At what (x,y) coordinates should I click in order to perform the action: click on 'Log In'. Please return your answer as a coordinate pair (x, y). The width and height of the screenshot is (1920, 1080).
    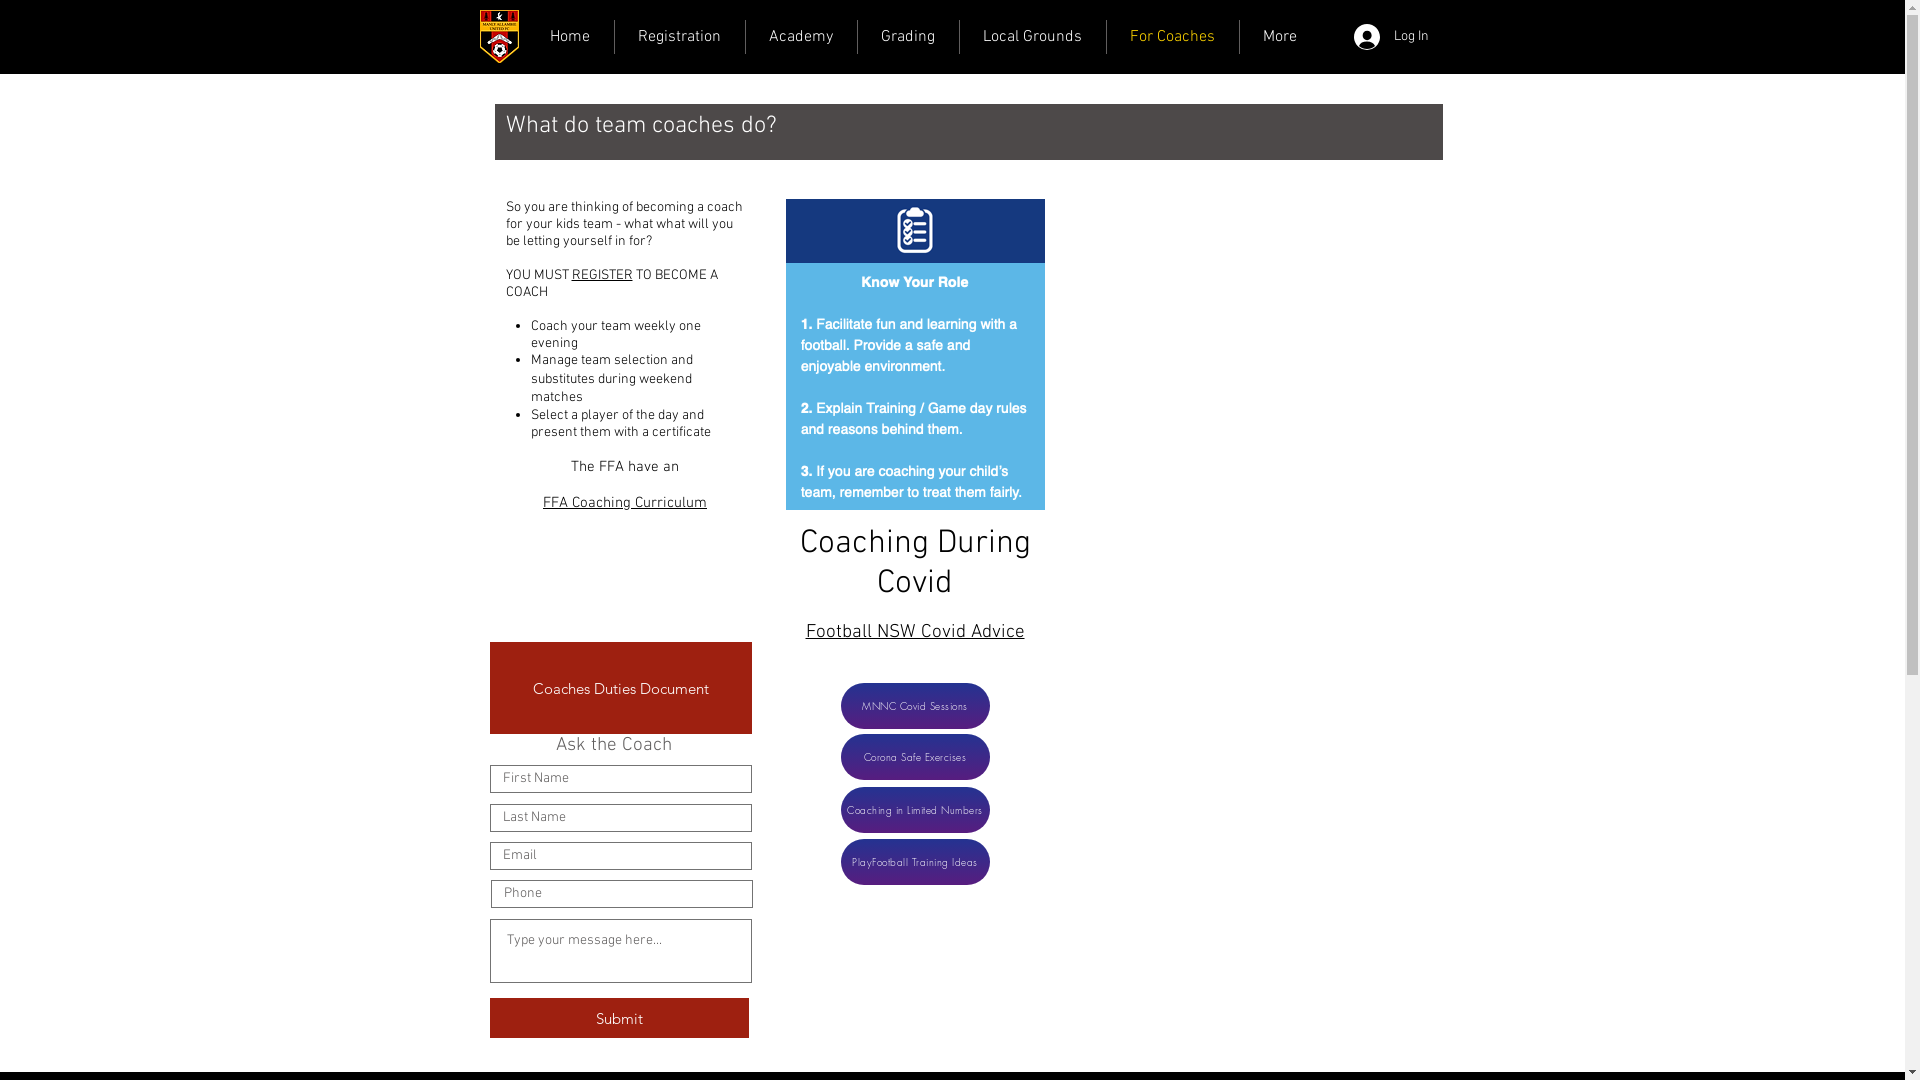
    Looking at the image, I should click on (1339, 37).